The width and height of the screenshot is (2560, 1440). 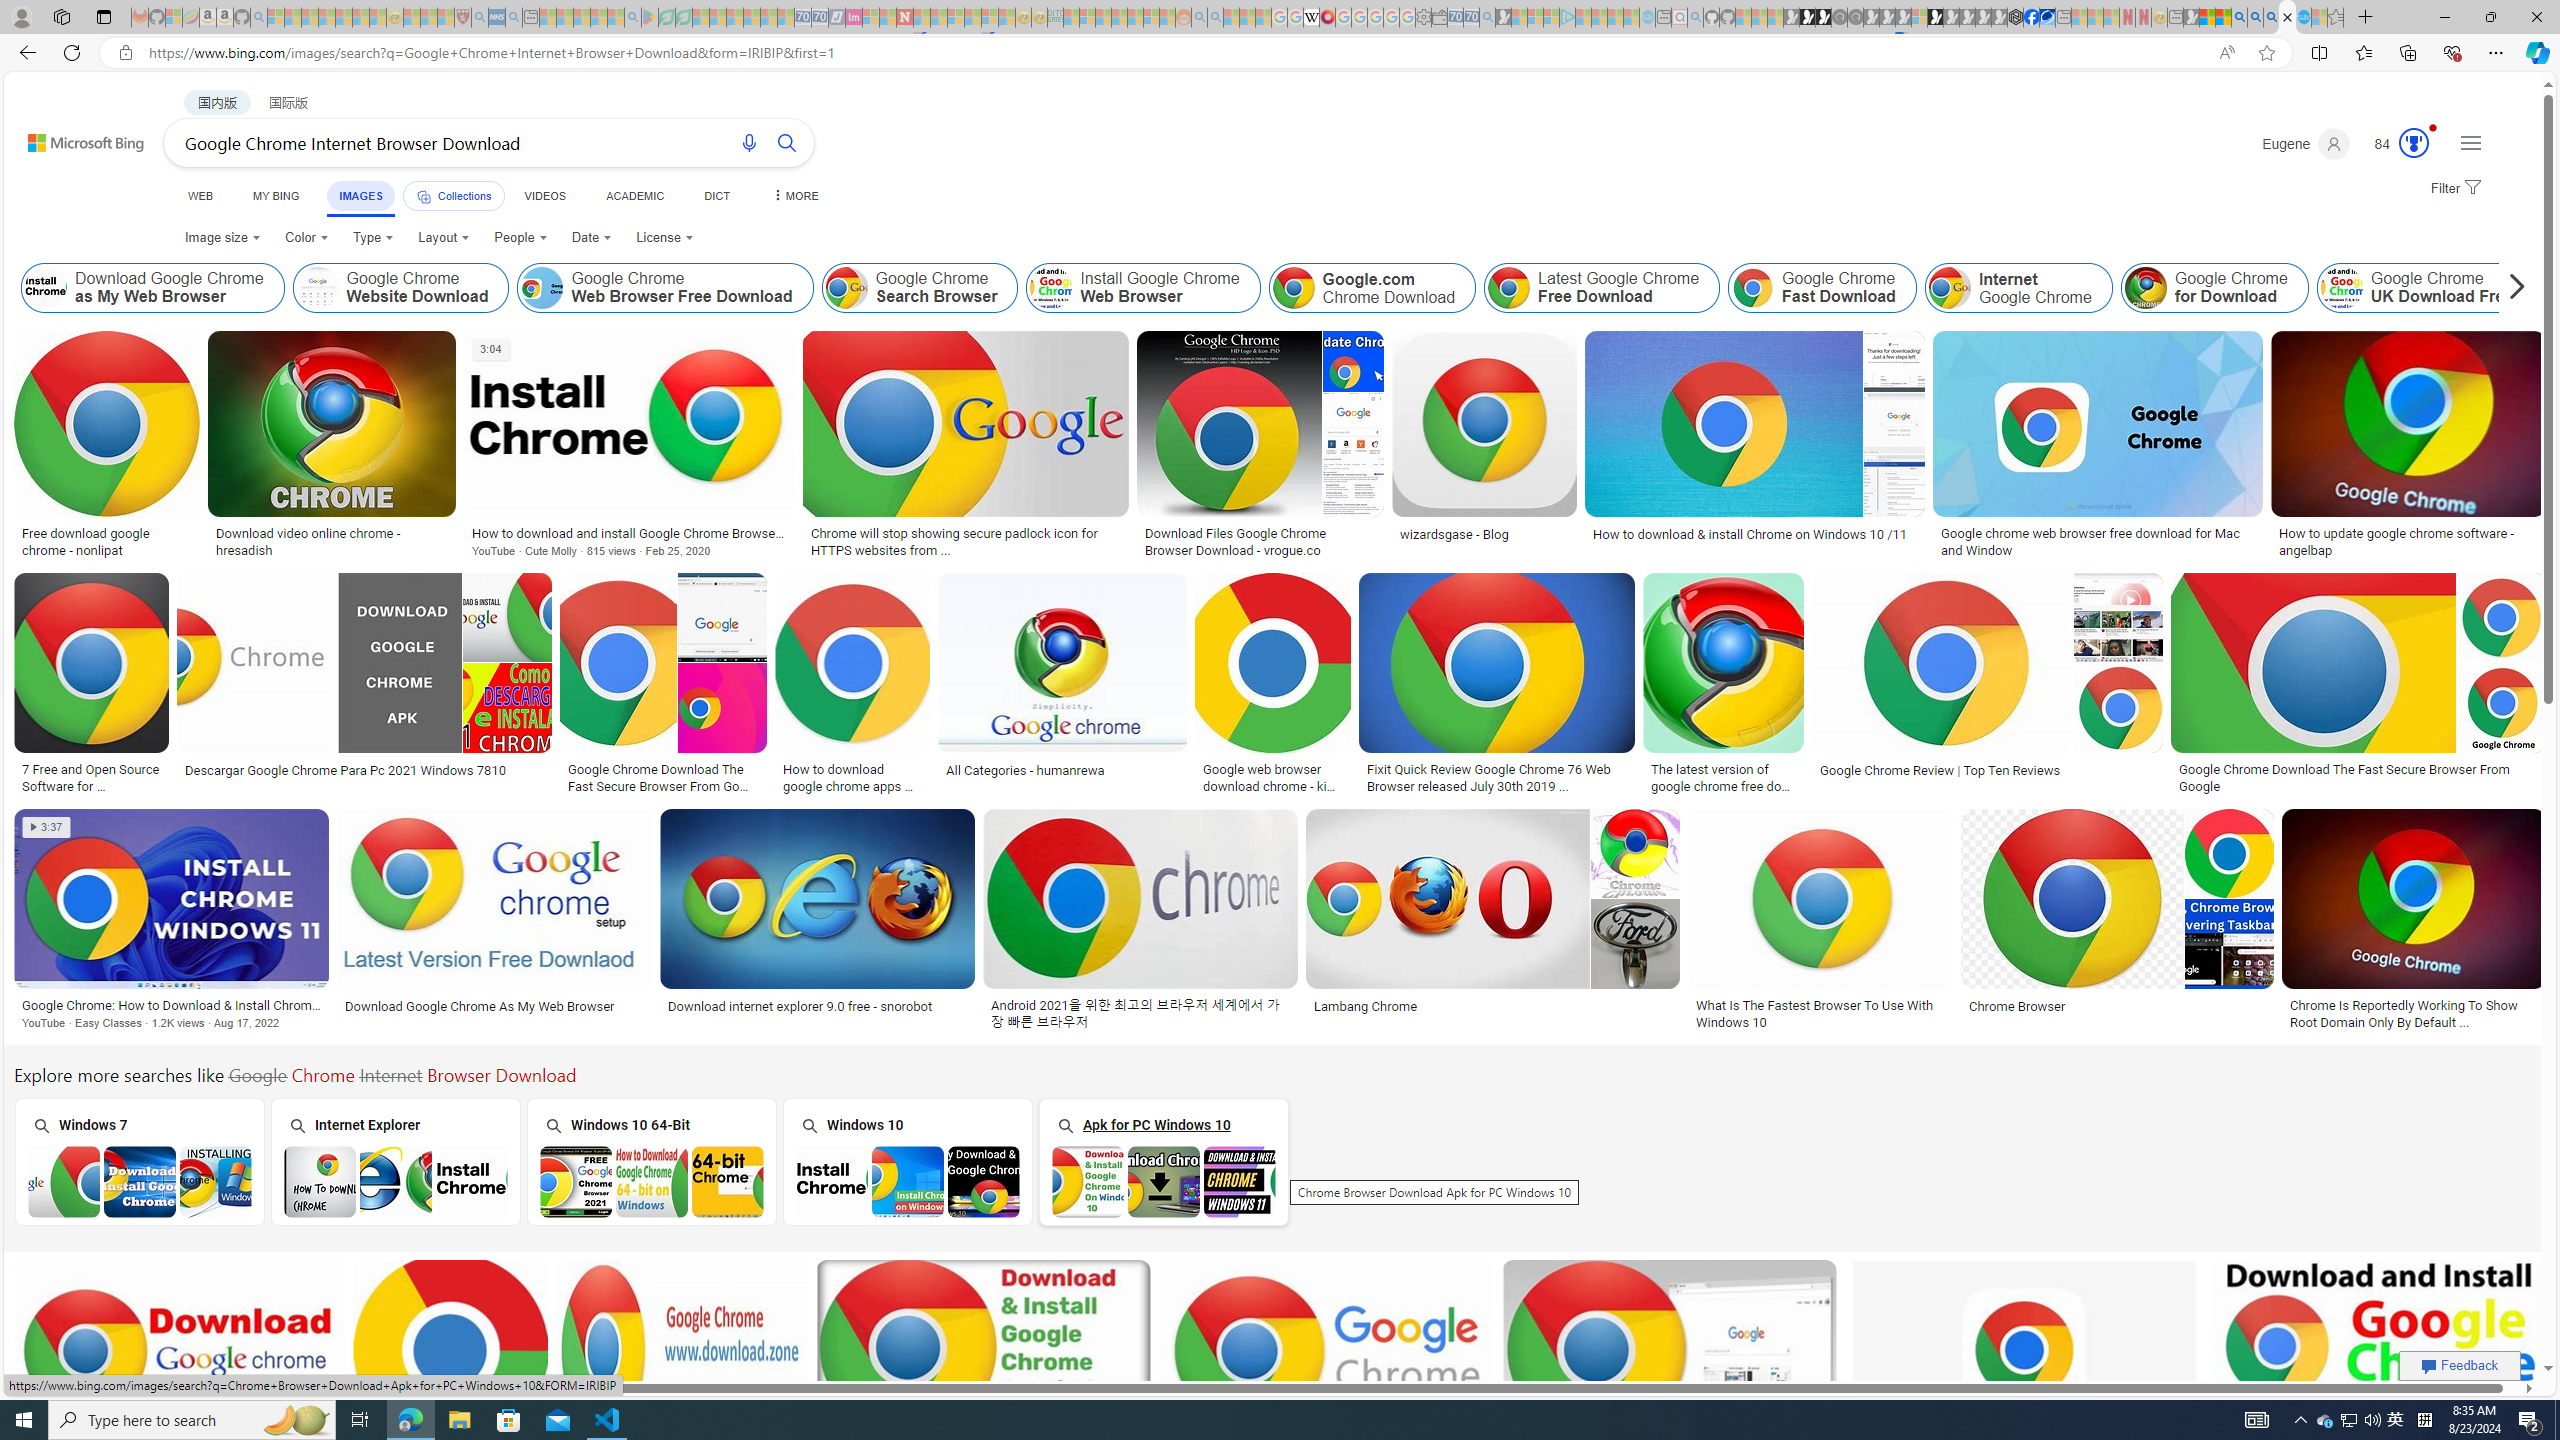 I want to click on 'All Categories - humanrewaSave', so click(x=1065, y=685).